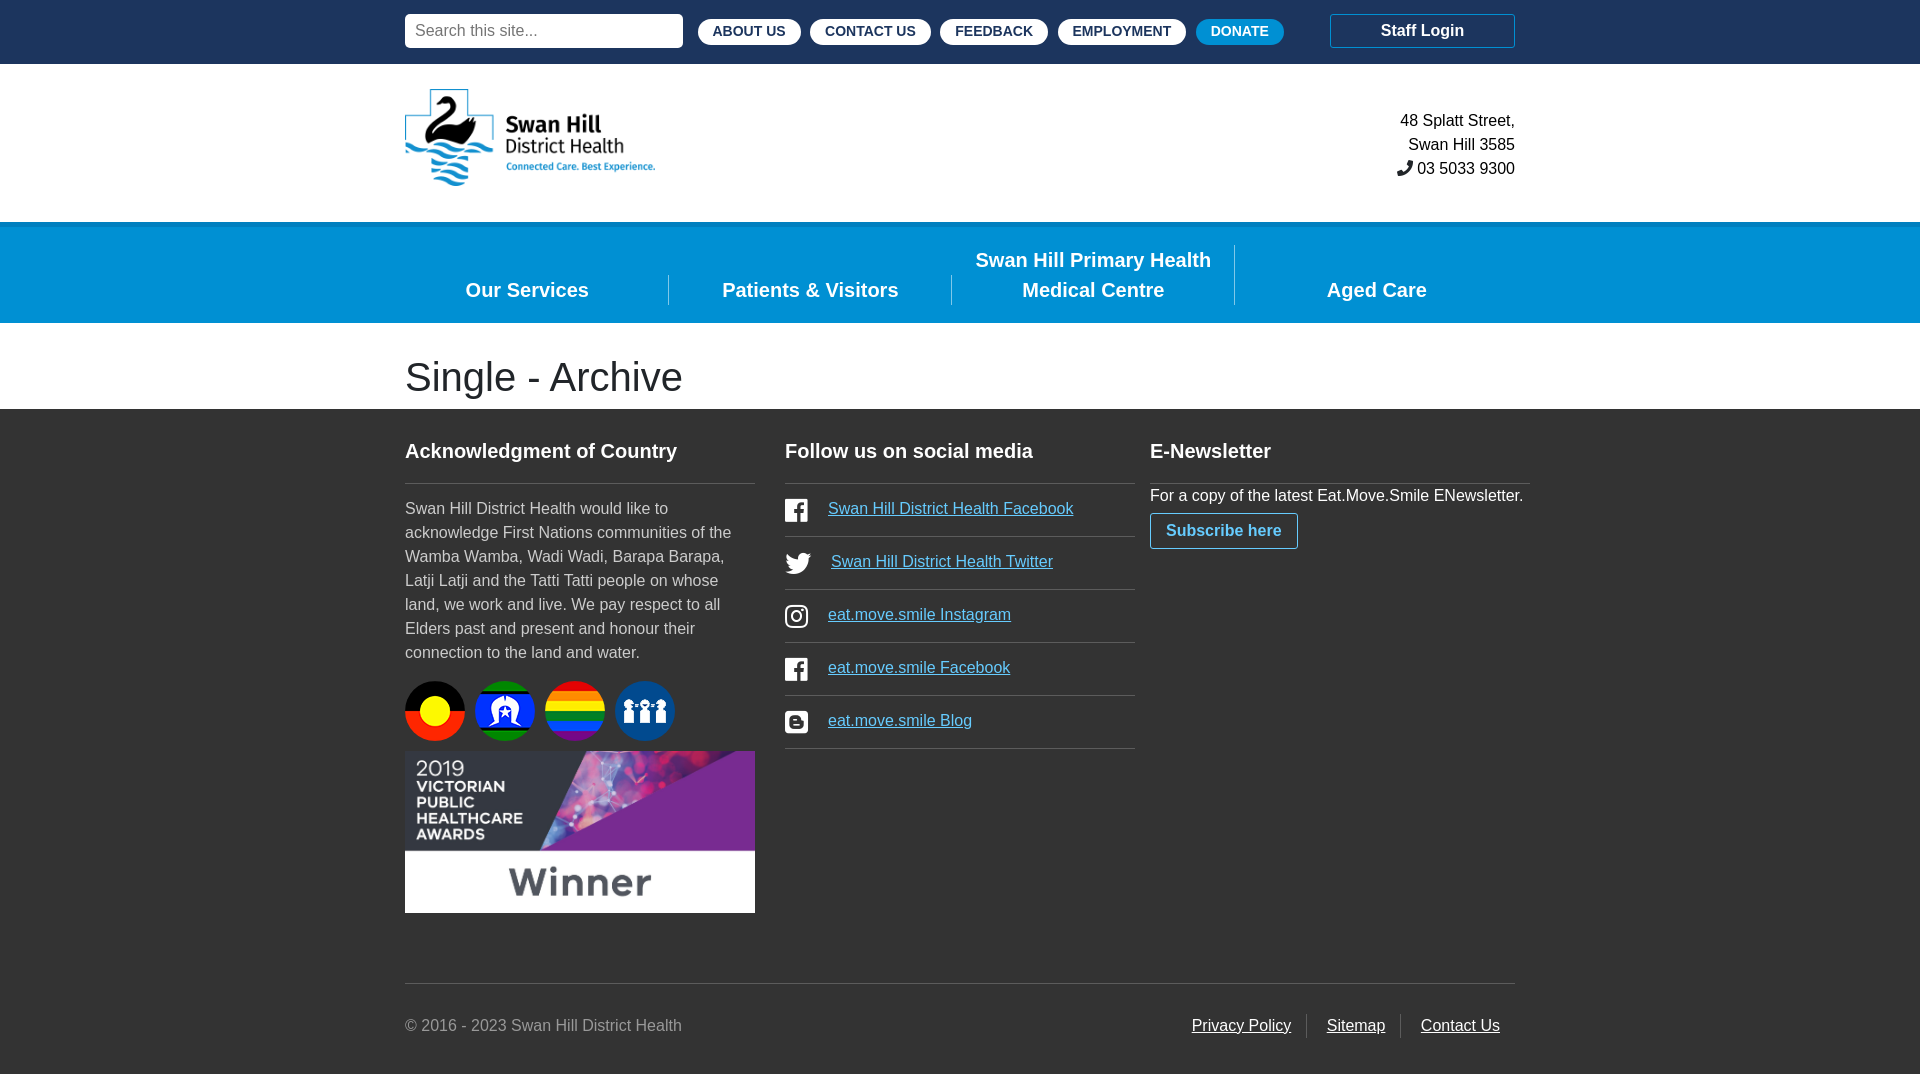 The width and height of the screenshot is (1920, 1080). Describe the element at coordinates (748, 31) in the screenshot. I see `'ABOUT US'` at that location.